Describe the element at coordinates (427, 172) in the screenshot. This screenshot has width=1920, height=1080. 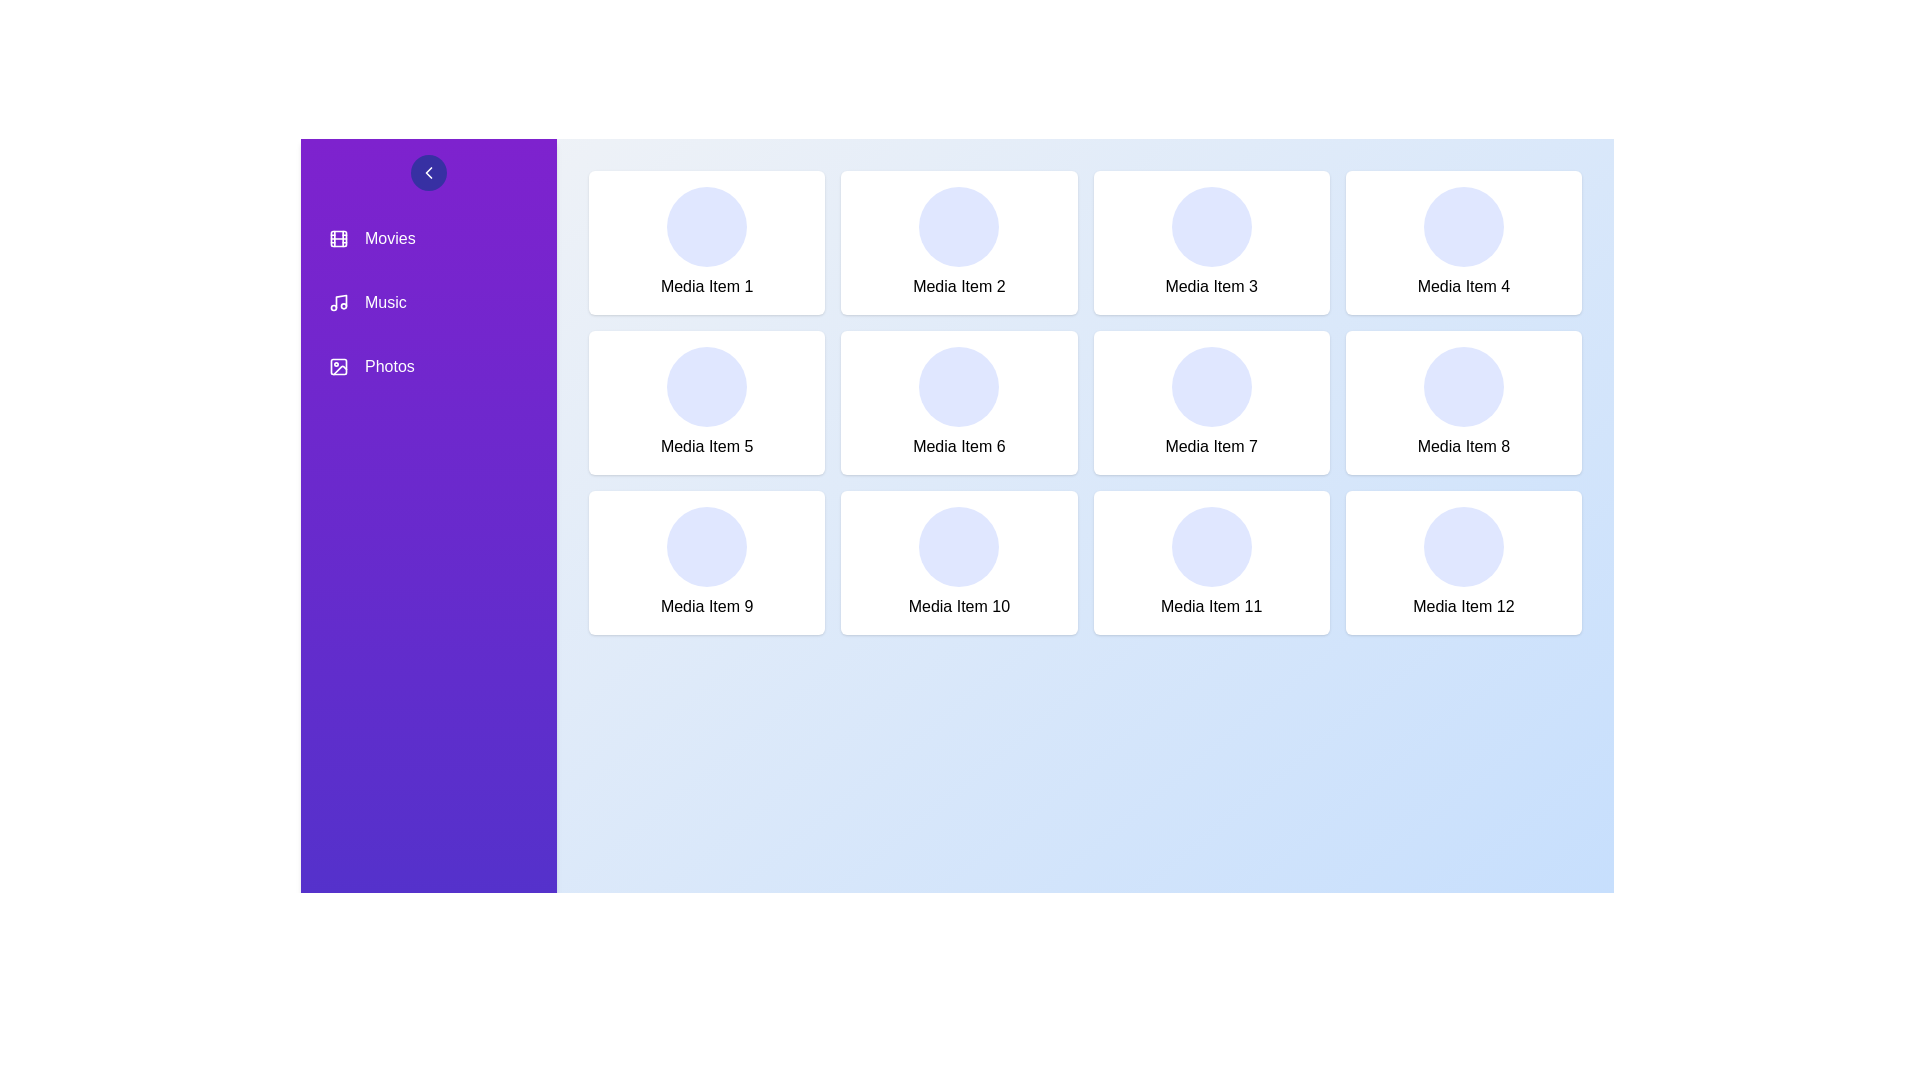
I see `sidebar toggle button to toggle its visibility` at that location.